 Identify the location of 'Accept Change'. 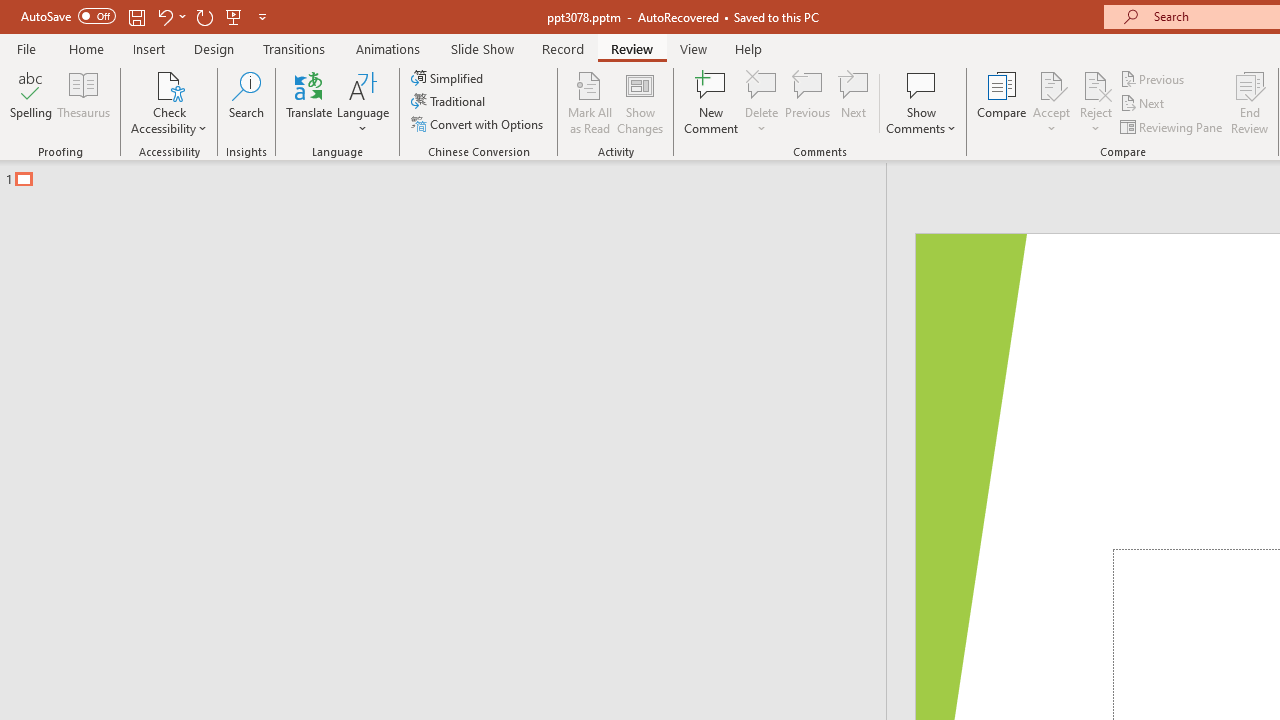
(1050, 84).